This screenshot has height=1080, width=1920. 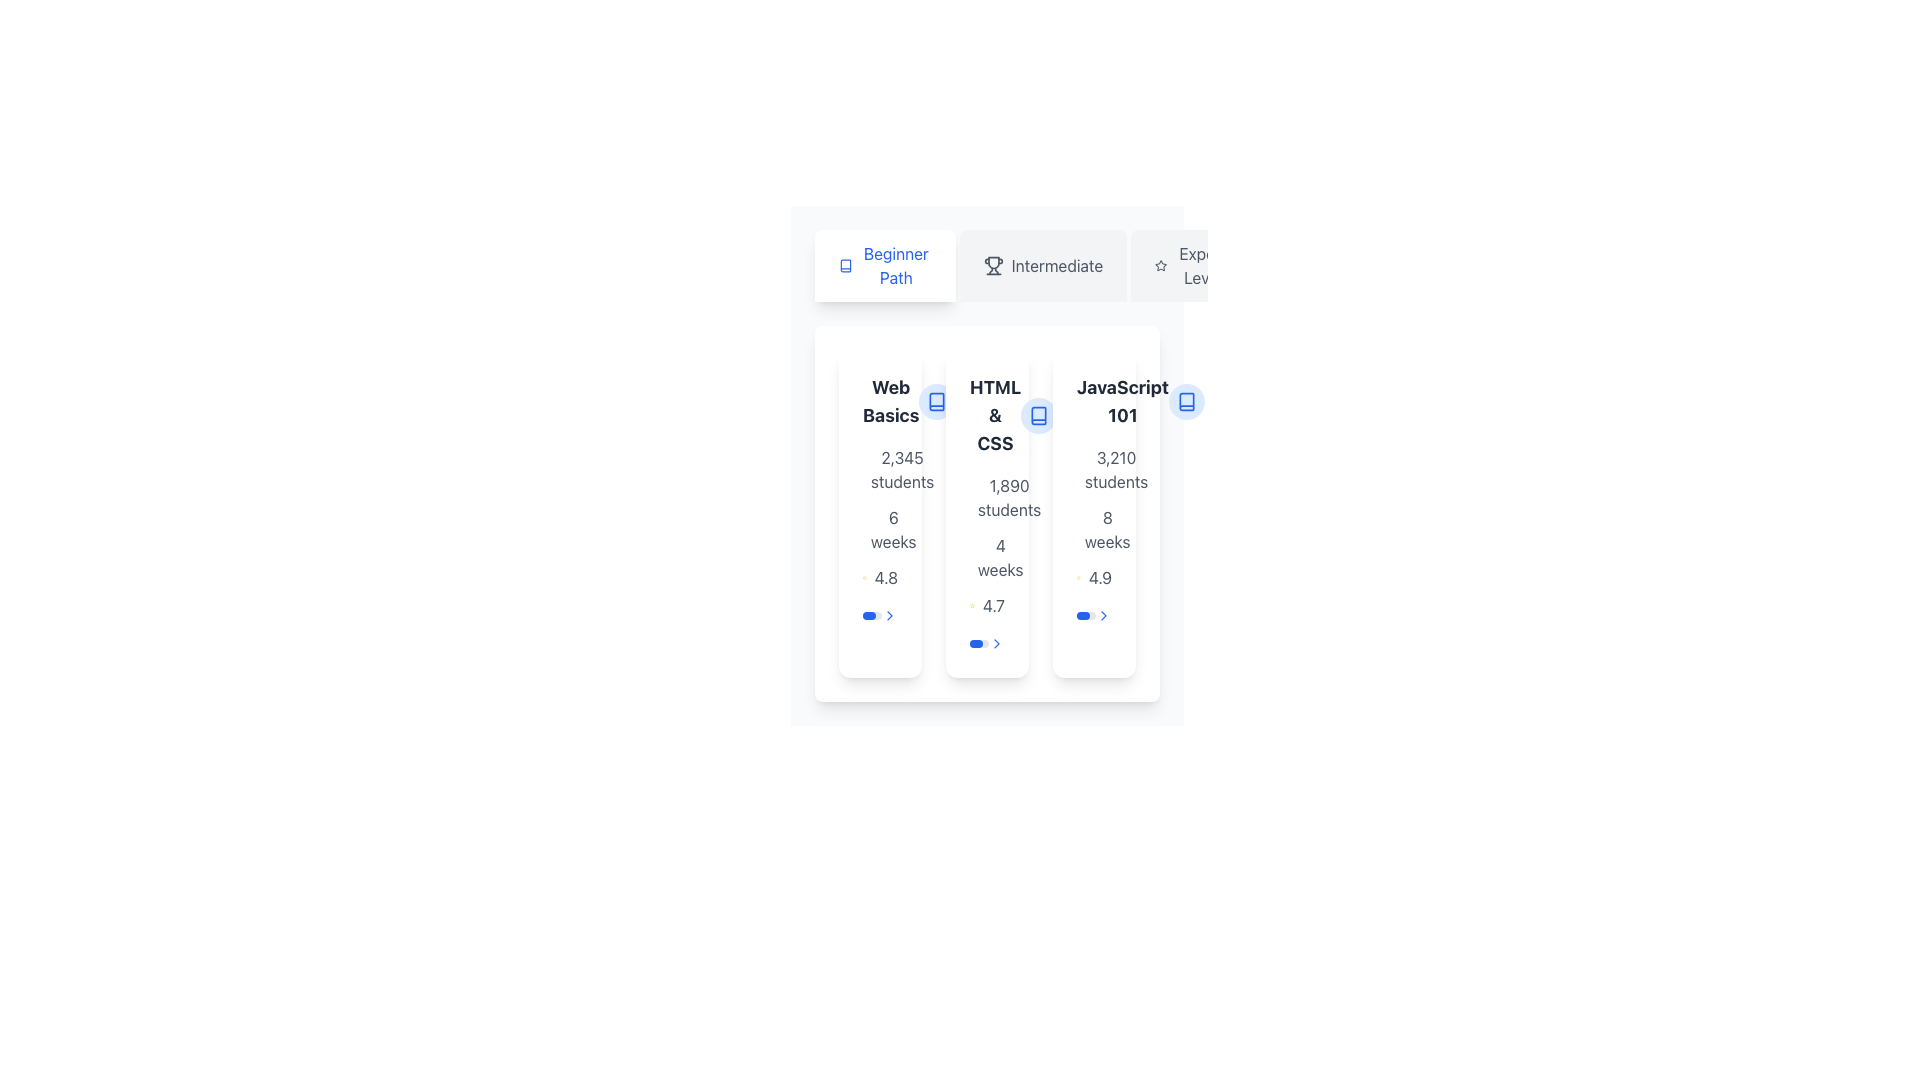 What do you see at coordinates (936, 401) in the screenshot?
I see `the educational content icon located in the top-left corner of the 'HTML & CSS' card, which is set against a blue circular background` at bounding box center [936, 401].